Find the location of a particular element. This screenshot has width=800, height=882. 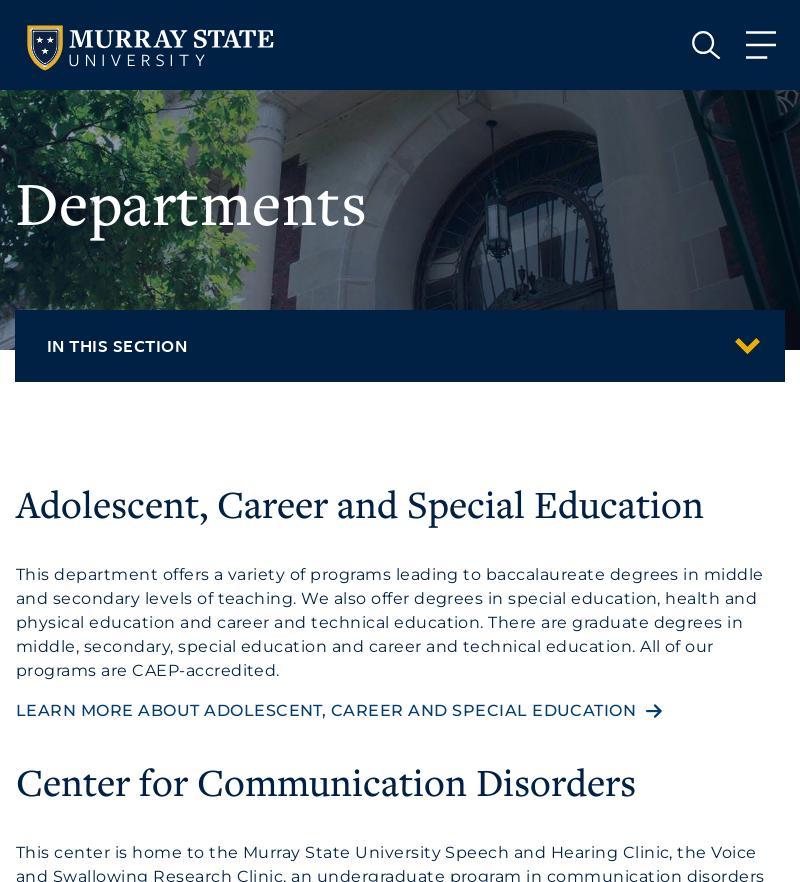

'Alumni' is located at coordinates (128, 533).